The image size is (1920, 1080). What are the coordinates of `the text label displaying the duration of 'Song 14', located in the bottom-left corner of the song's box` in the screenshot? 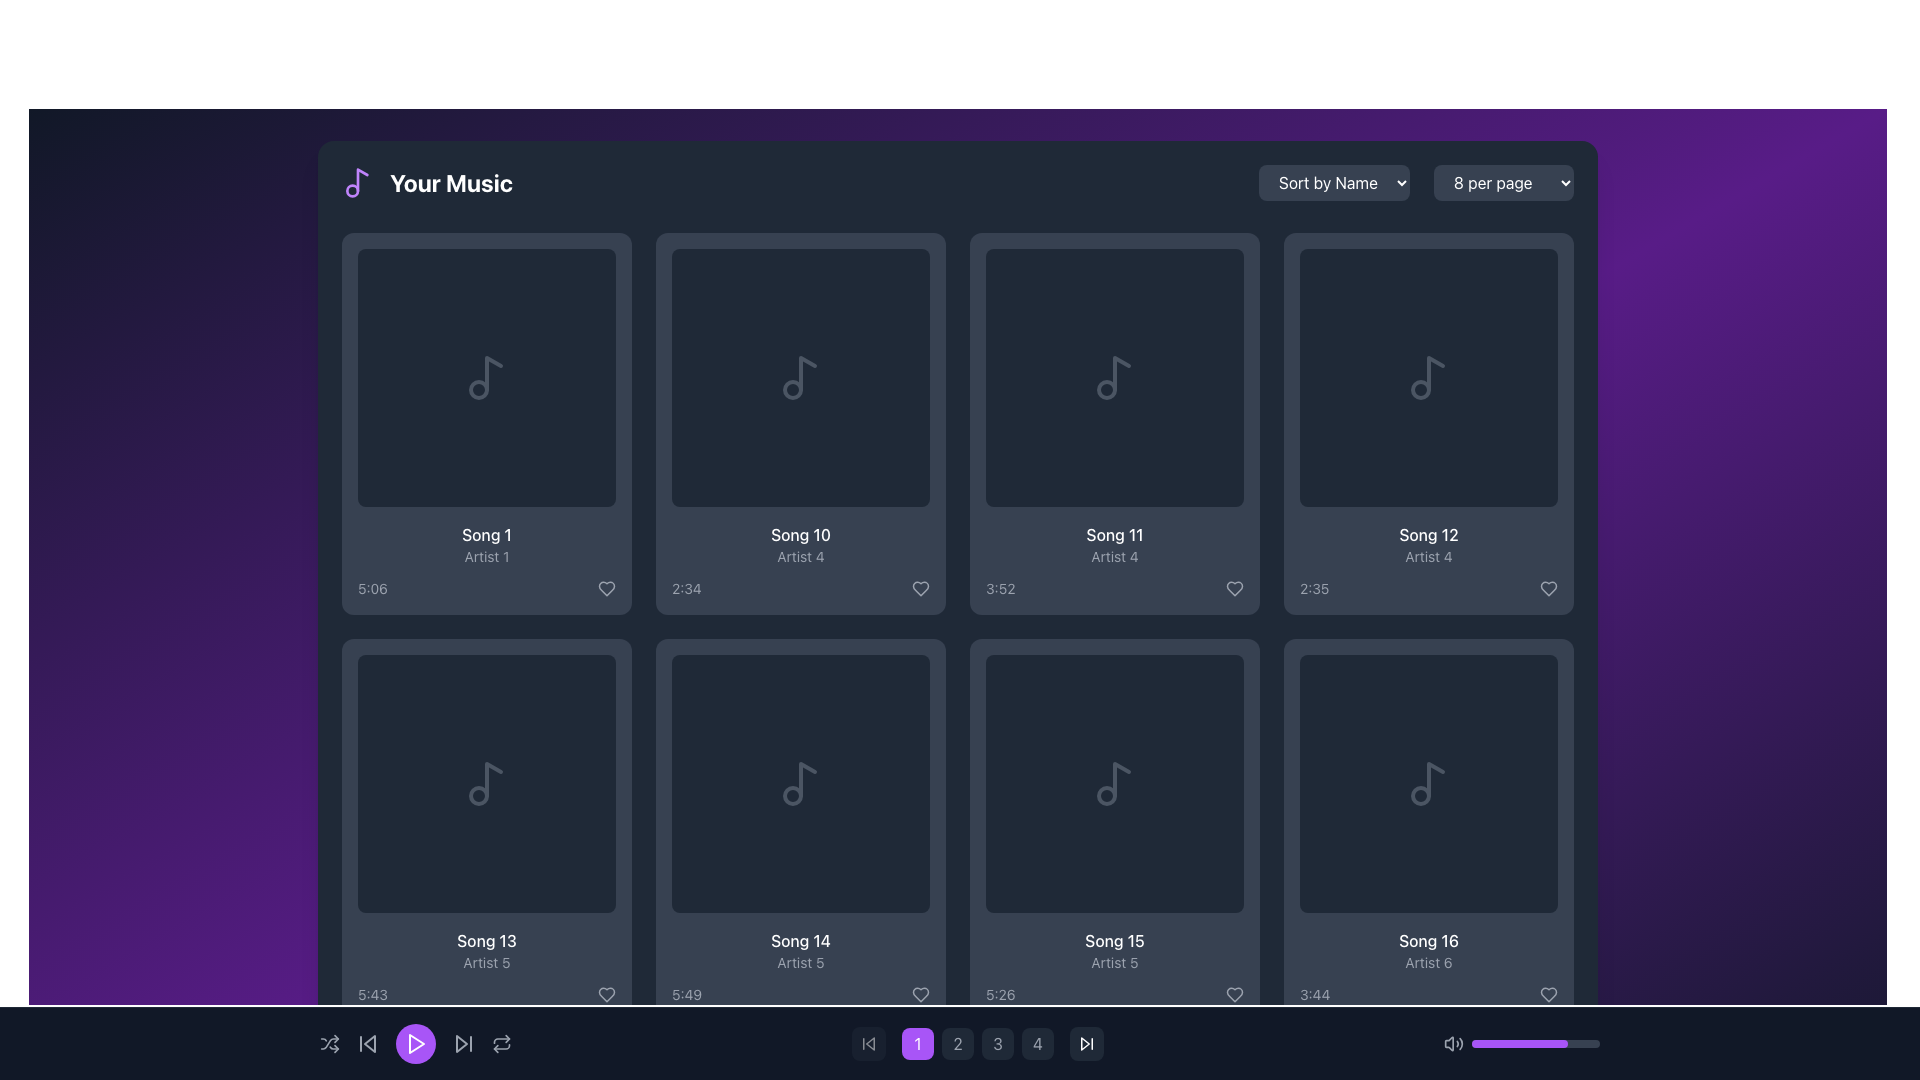 It's located at (686, 995).